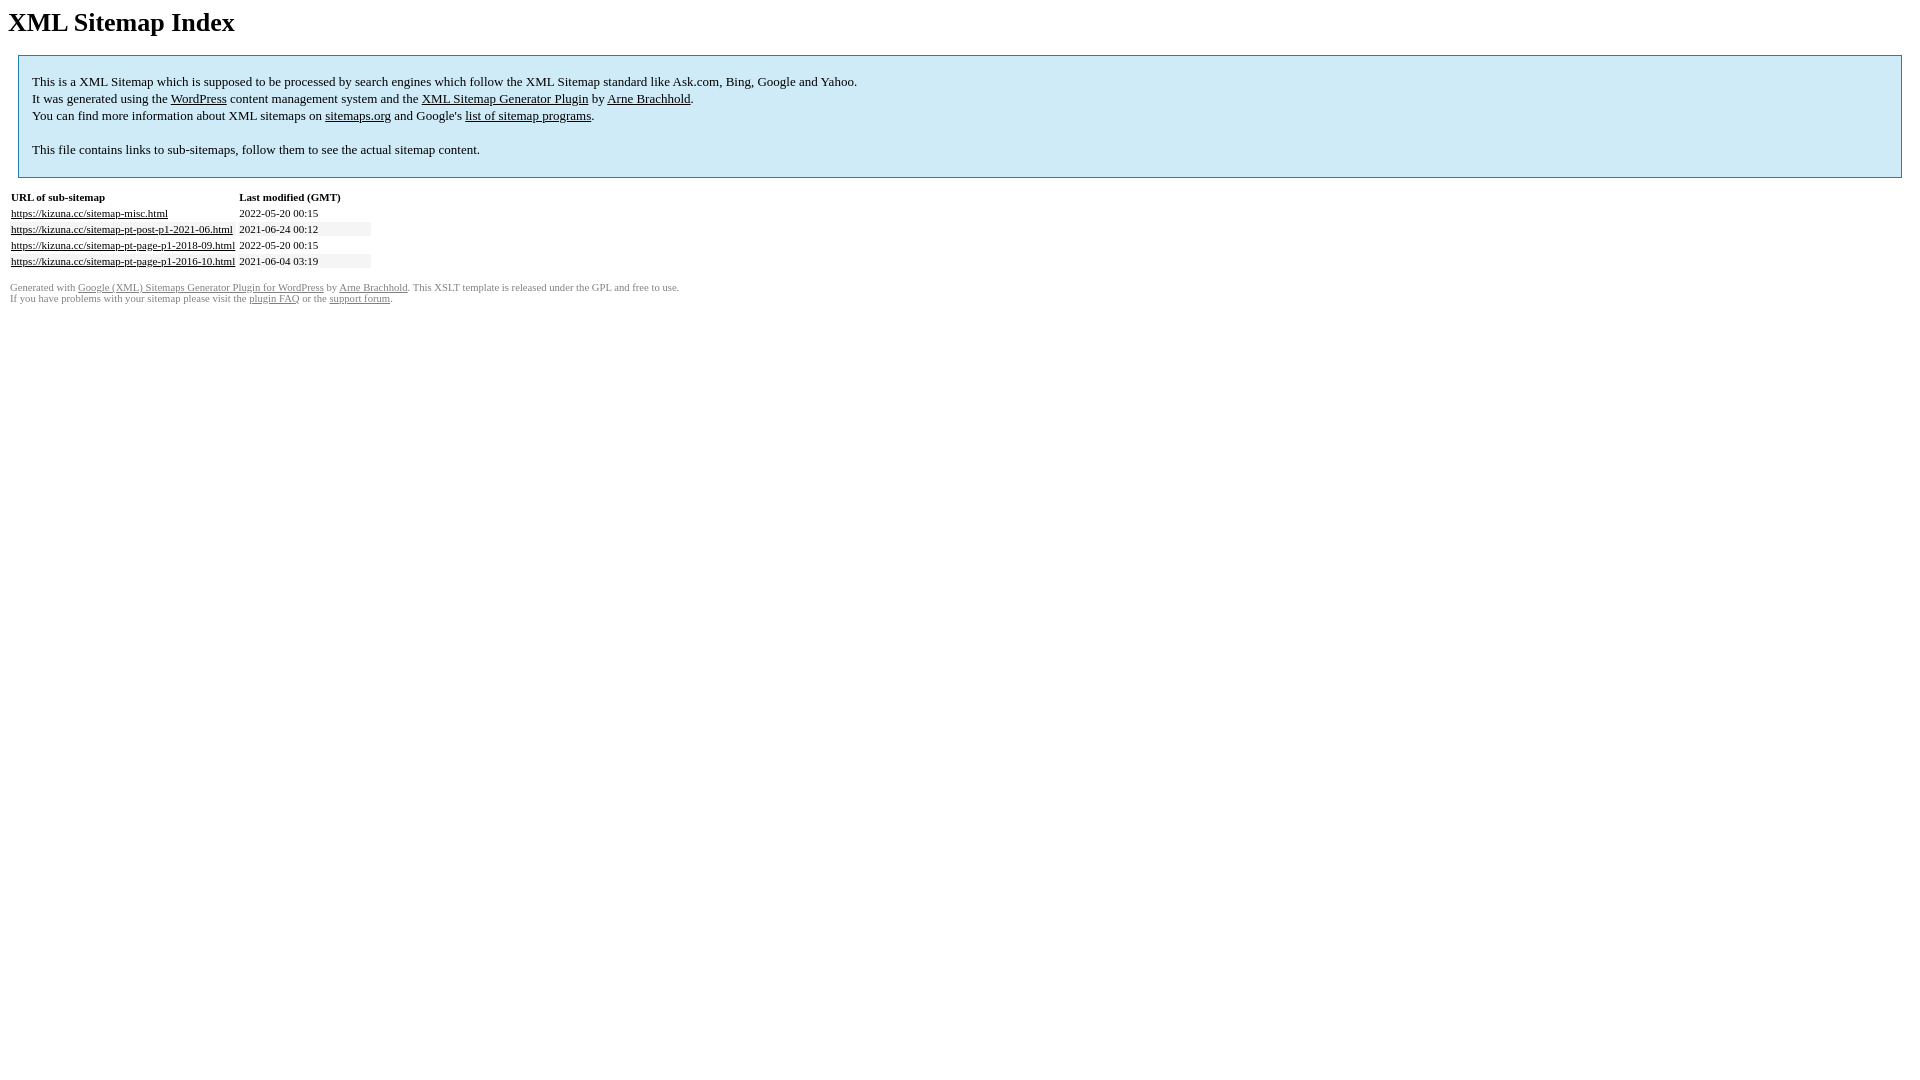 The height and width of the screenshot is (1080, 1920). What do you see at coordinates (120, 227) in the screenshot?
I see `'https://kizuna.cc/sitemap-pt-post-p1-2021-06.html'` at bounding box center [120, 227].